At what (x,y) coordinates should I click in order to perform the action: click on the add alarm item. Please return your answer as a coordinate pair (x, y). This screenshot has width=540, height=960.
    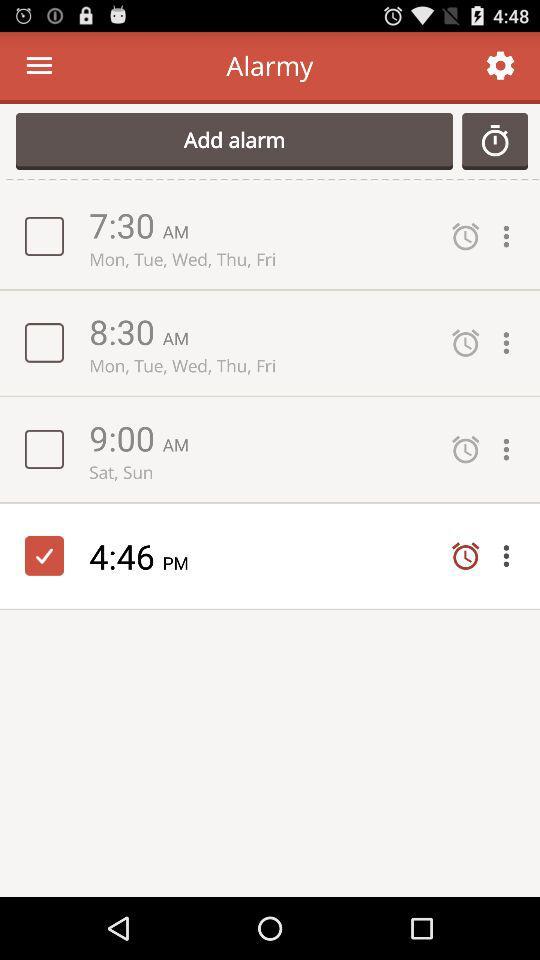
    Looking at the image, I should click on (233, 140).